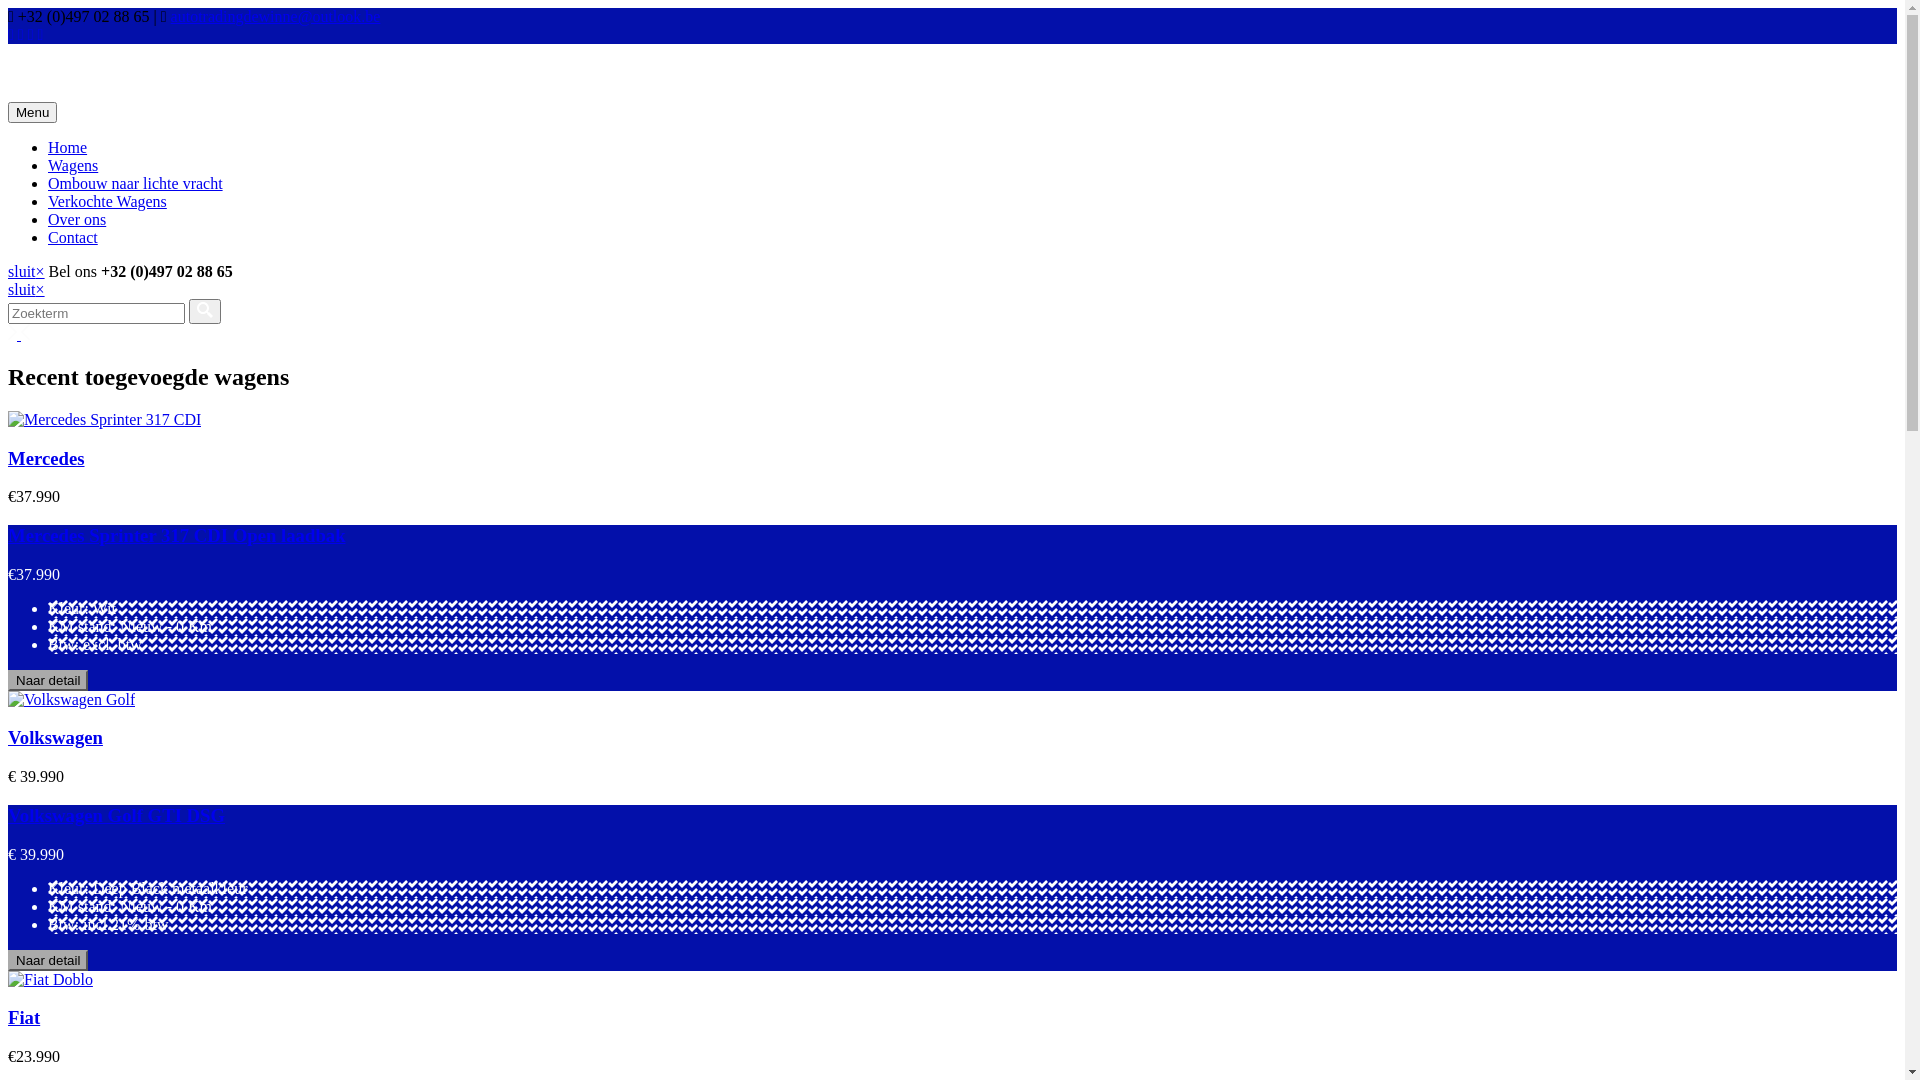 The height and width of the screenshot is (1080, 1920). What do you see at coordinates (46, 458) in the screenshot?
I see `'Mercedes'` at bounding box center [46, 458].